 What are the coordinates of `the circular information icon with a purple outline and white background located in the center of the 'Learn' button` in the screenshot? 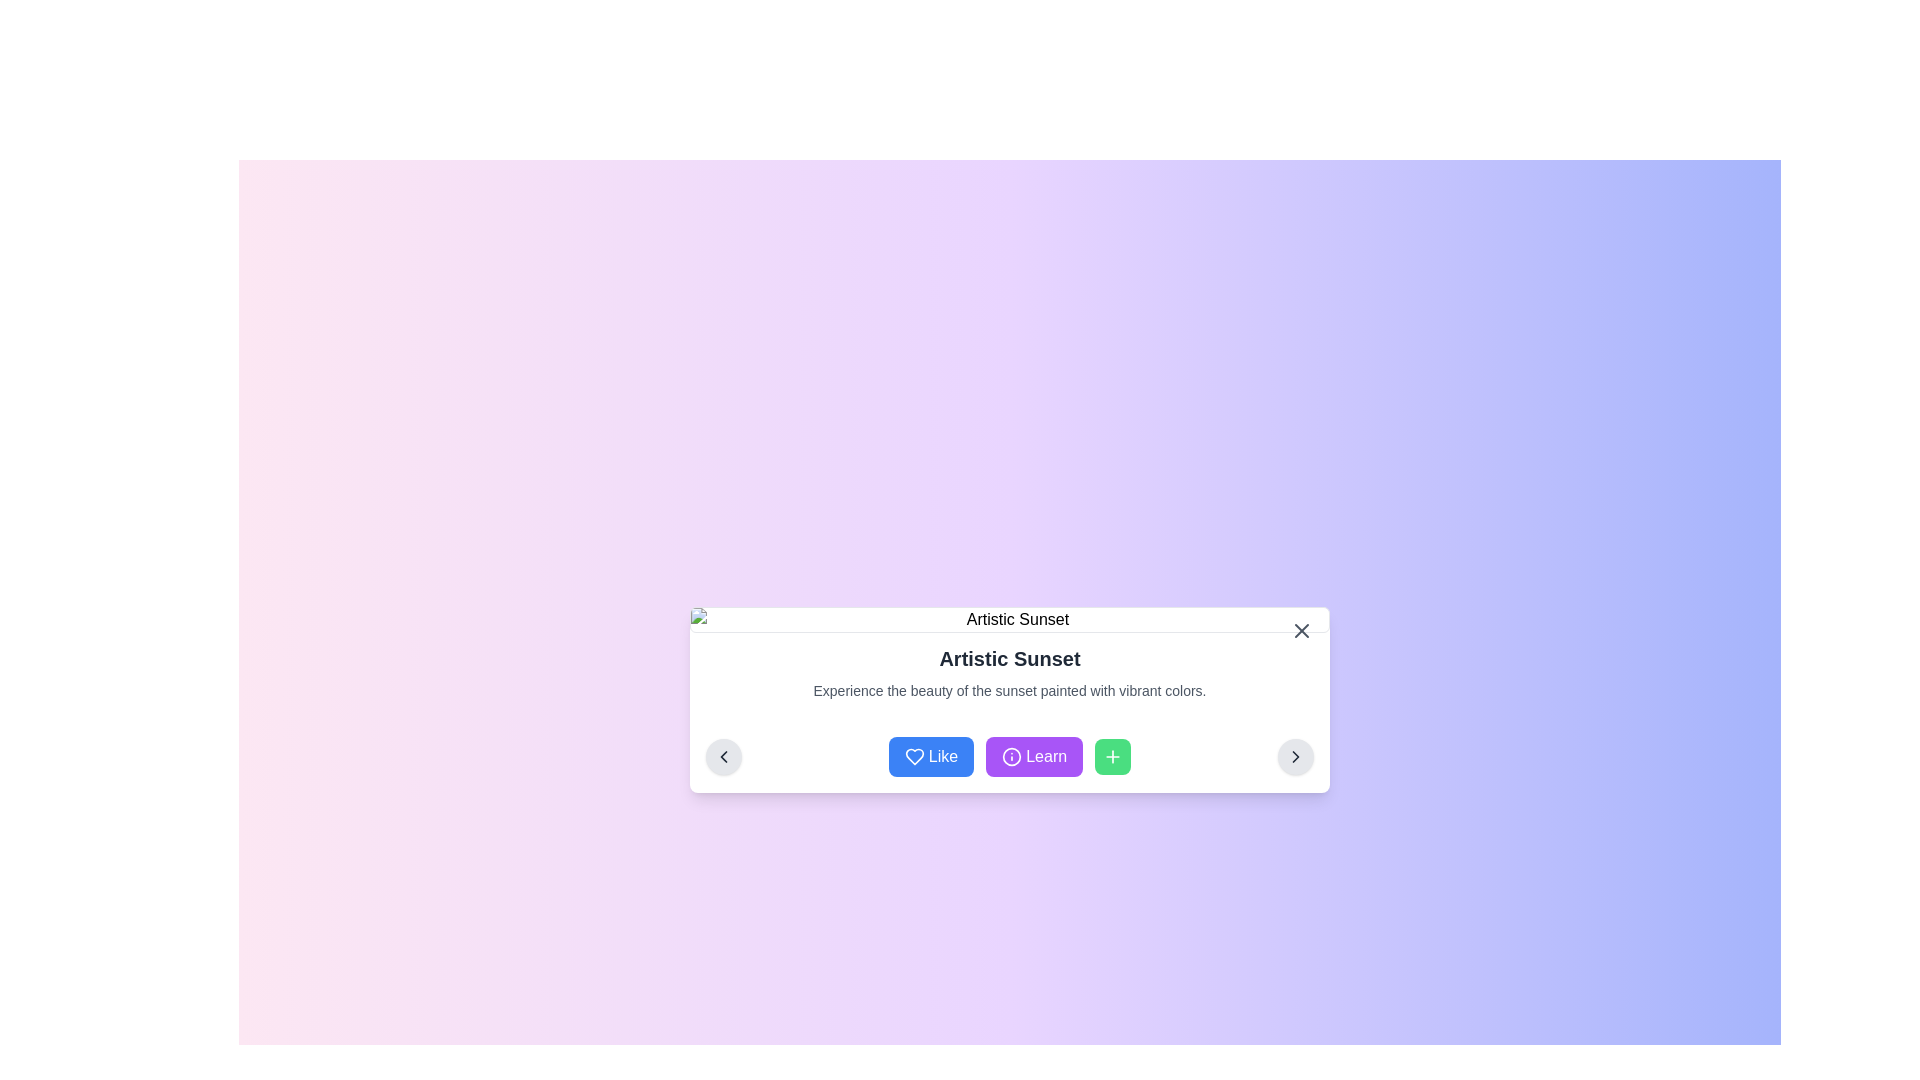 It's located at (1012, 756).